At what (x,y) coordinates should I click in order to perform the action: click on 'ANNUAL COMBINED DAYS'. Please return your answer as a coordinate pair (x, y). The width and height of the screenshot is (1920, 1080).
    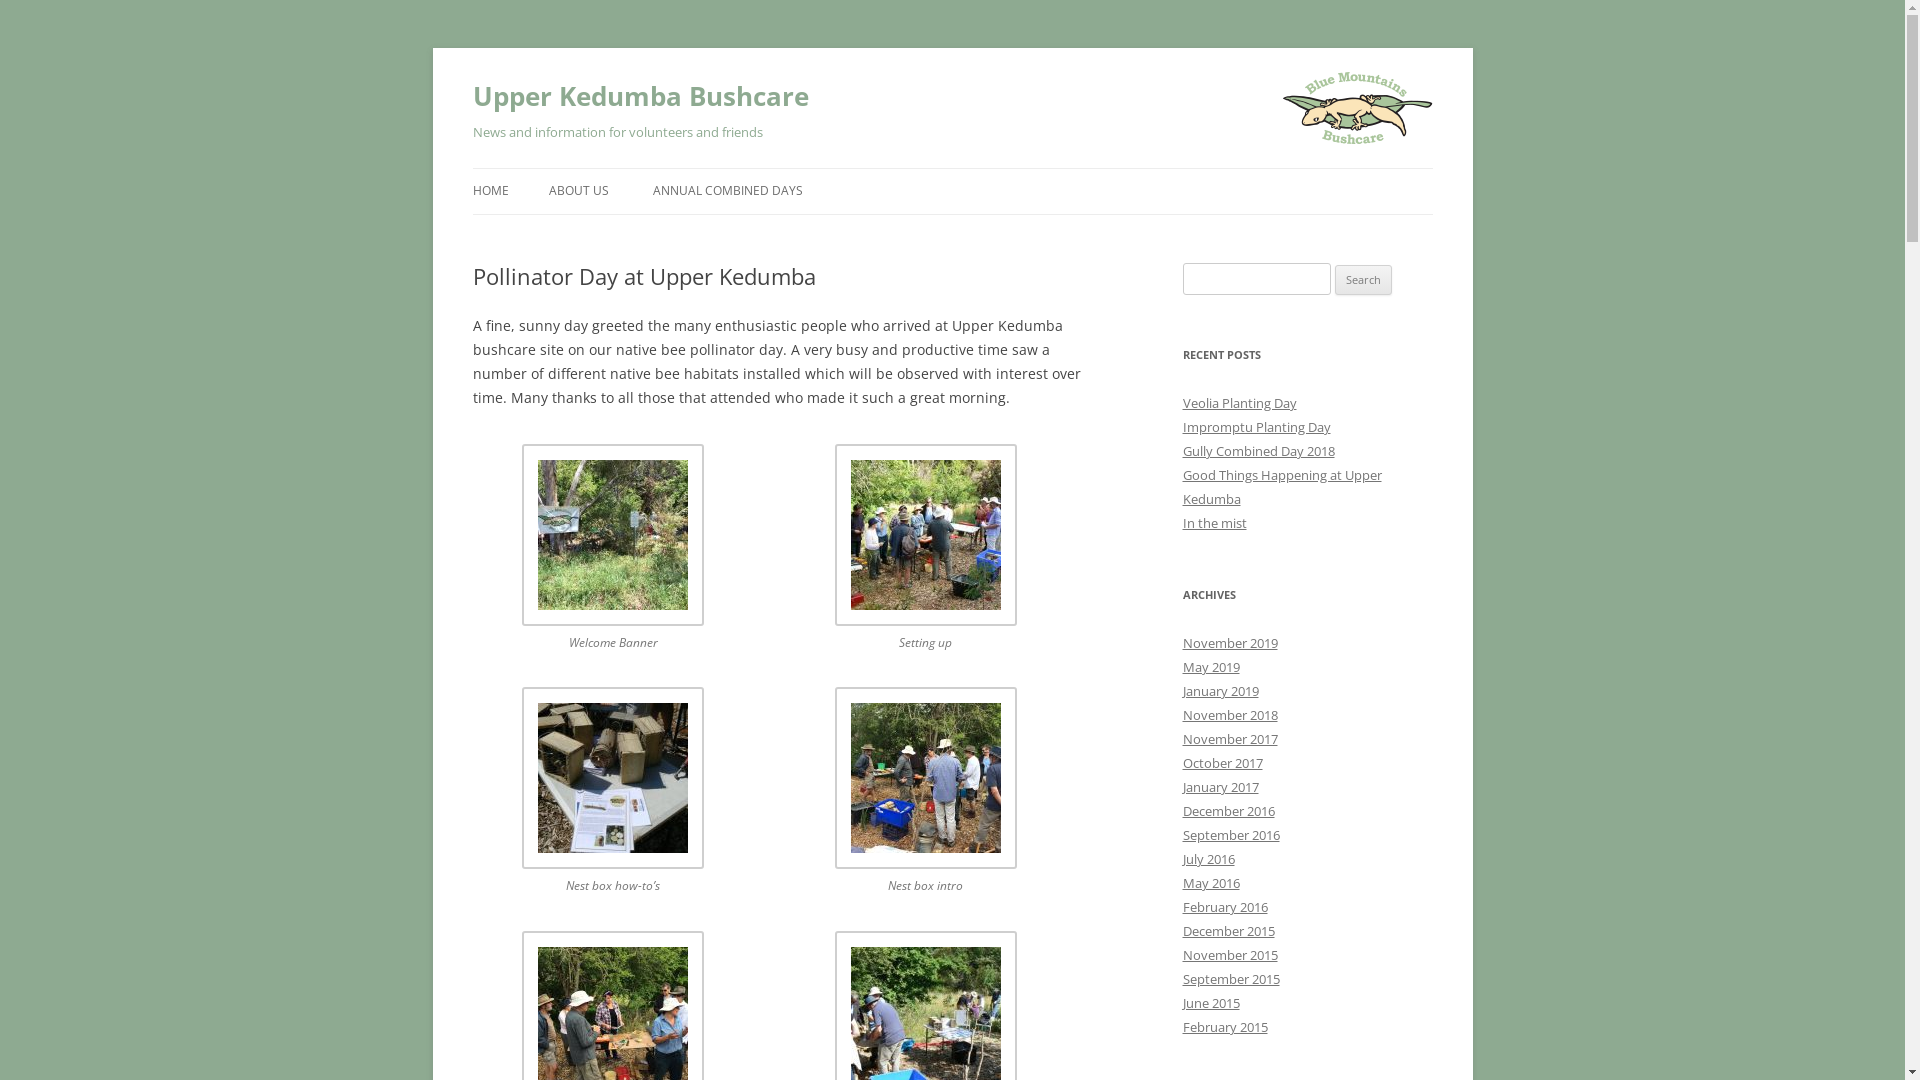
    Looking at the image, I should click on (725, 191).